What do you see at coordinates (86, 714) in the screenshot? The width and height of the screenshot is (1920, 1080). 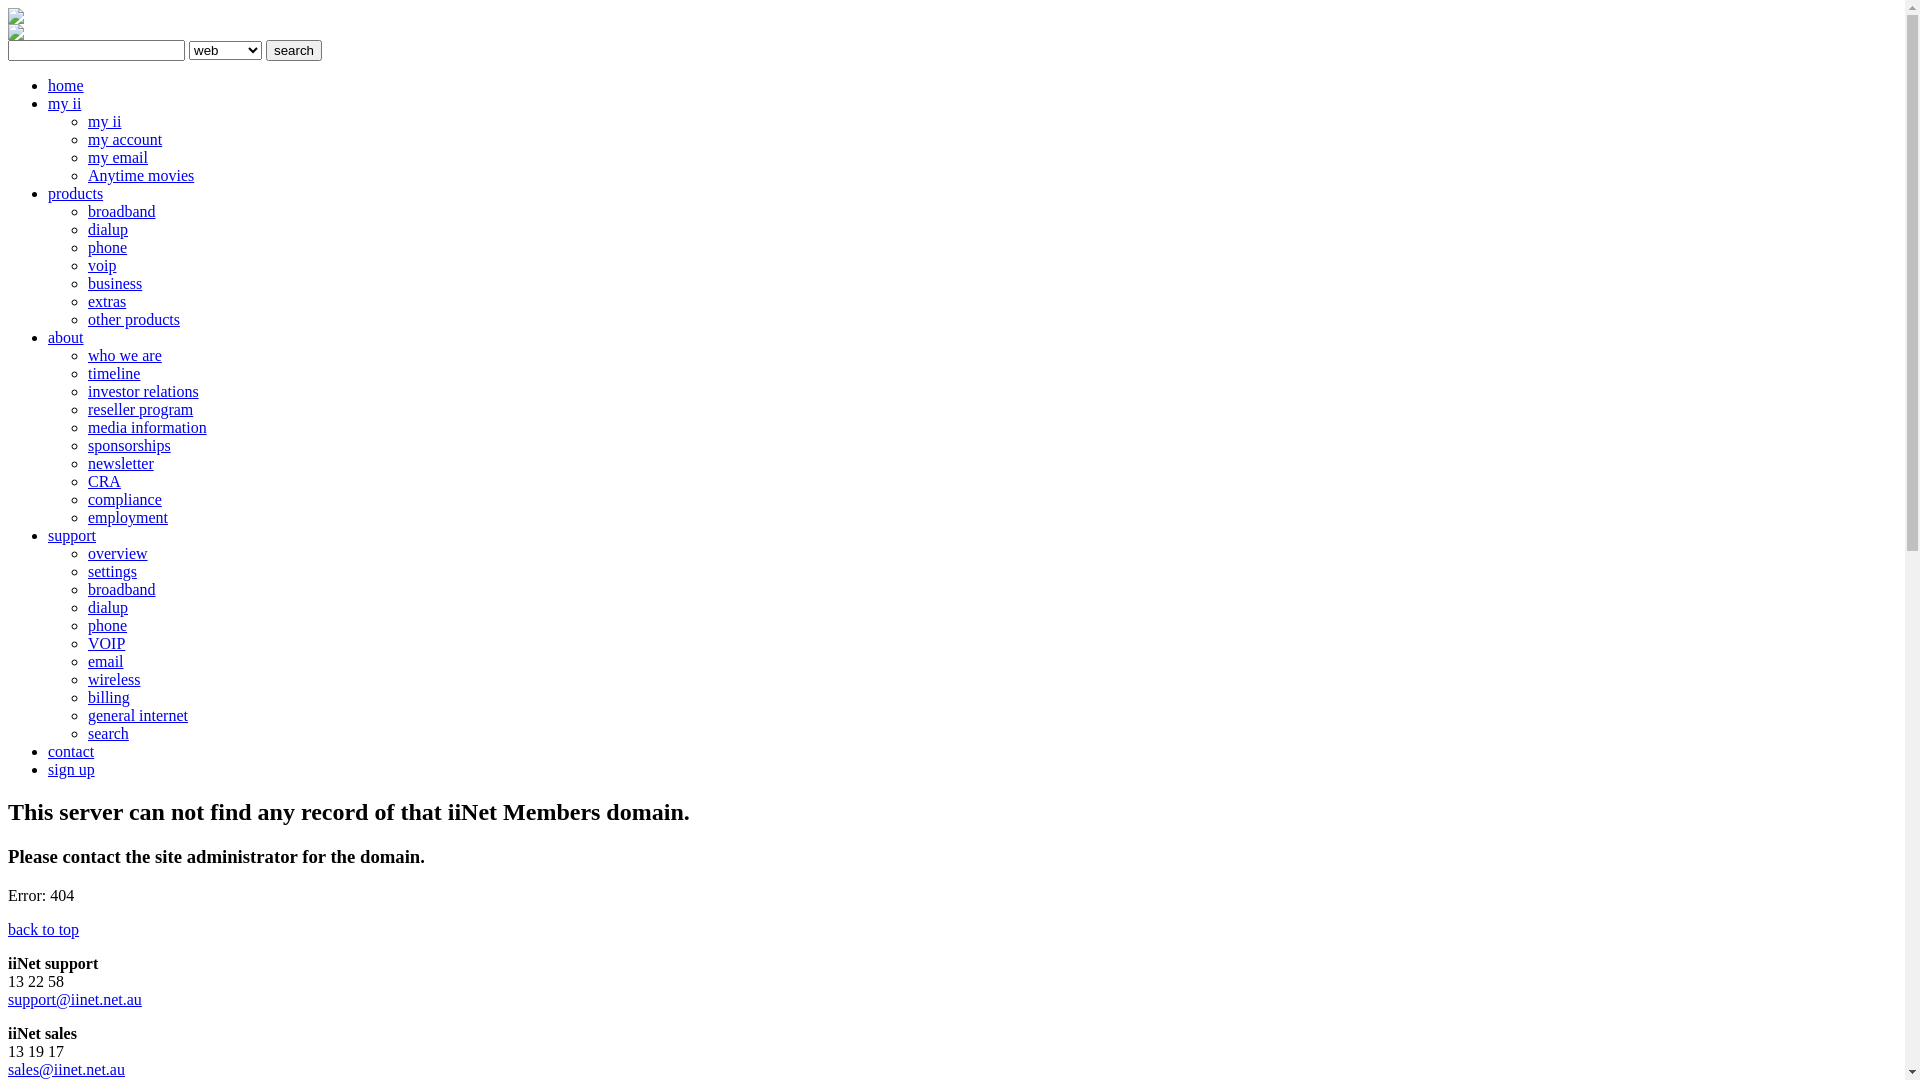 I see `'general internet'` at bounding box center [86, 714].